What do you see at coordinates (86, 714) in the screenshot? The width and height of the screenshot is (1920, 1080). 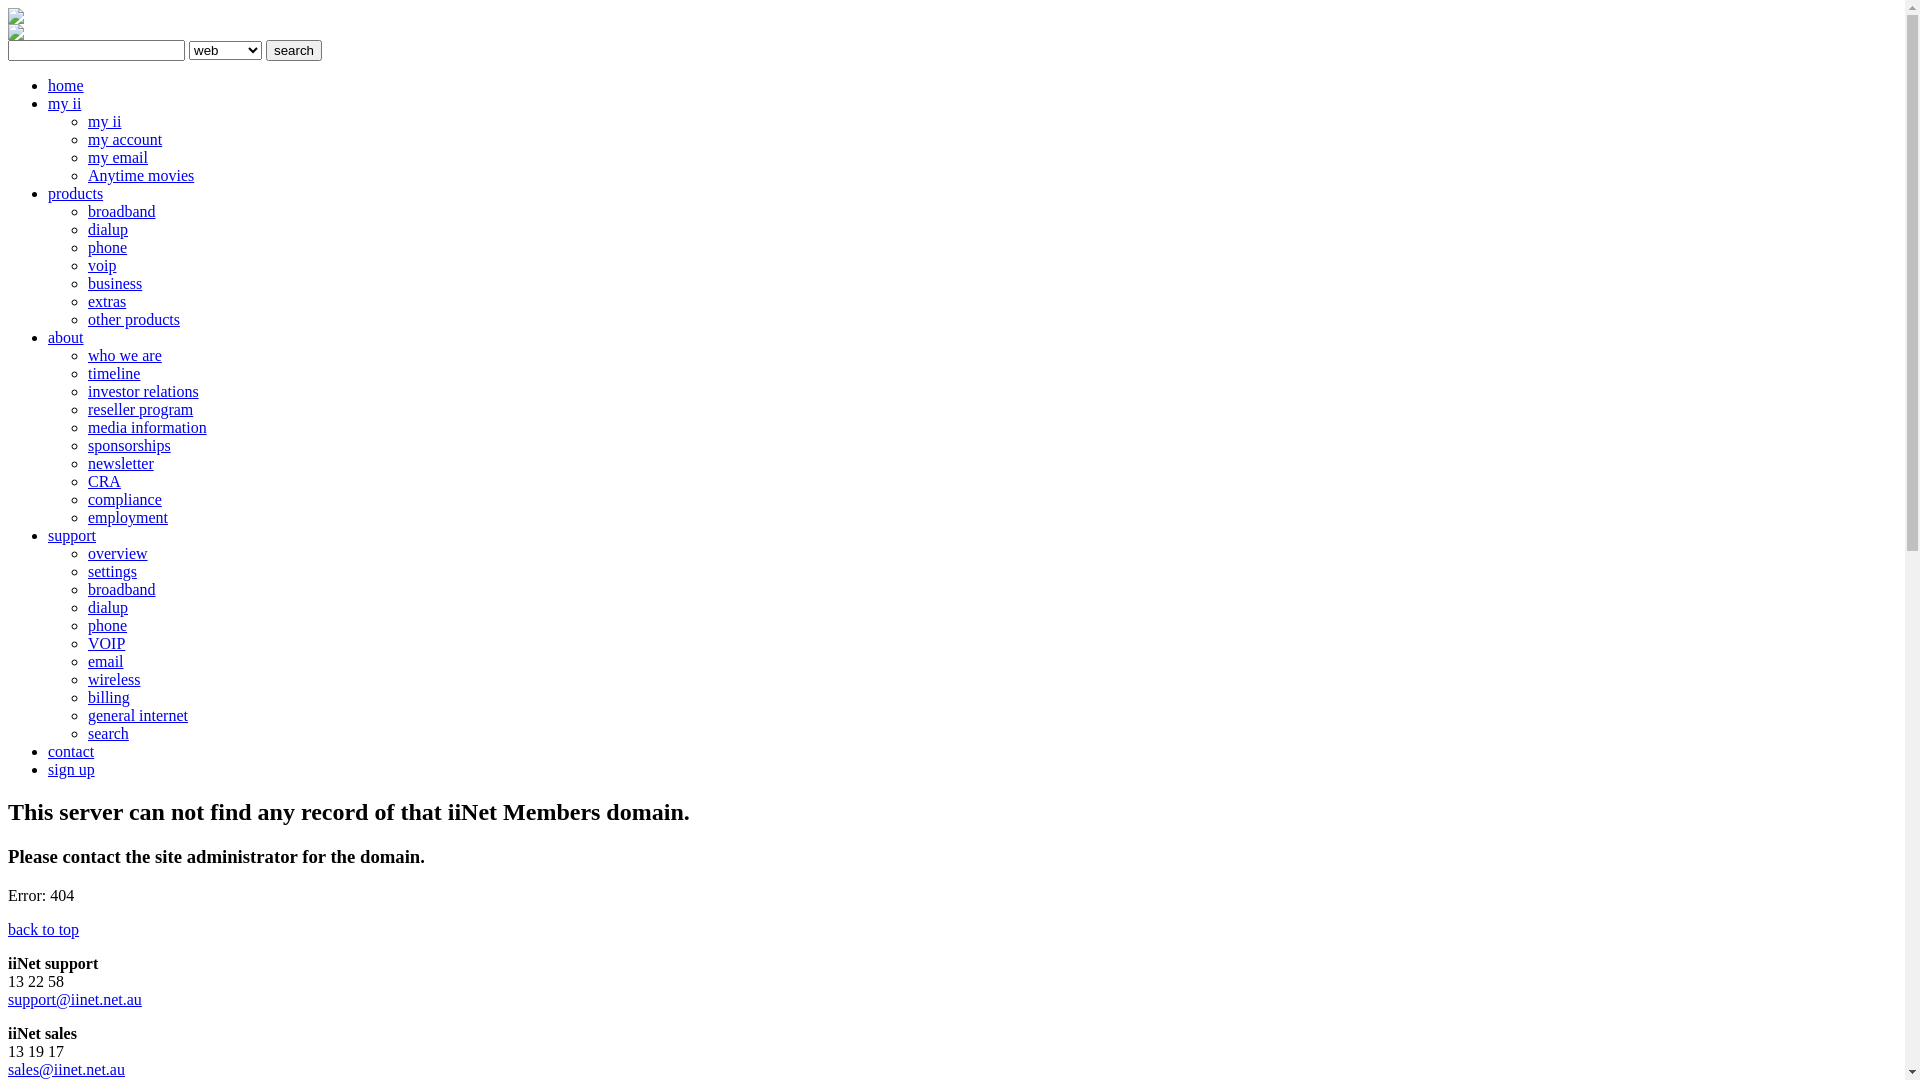 I see `'general internet'` at bounding box center [86, 714].